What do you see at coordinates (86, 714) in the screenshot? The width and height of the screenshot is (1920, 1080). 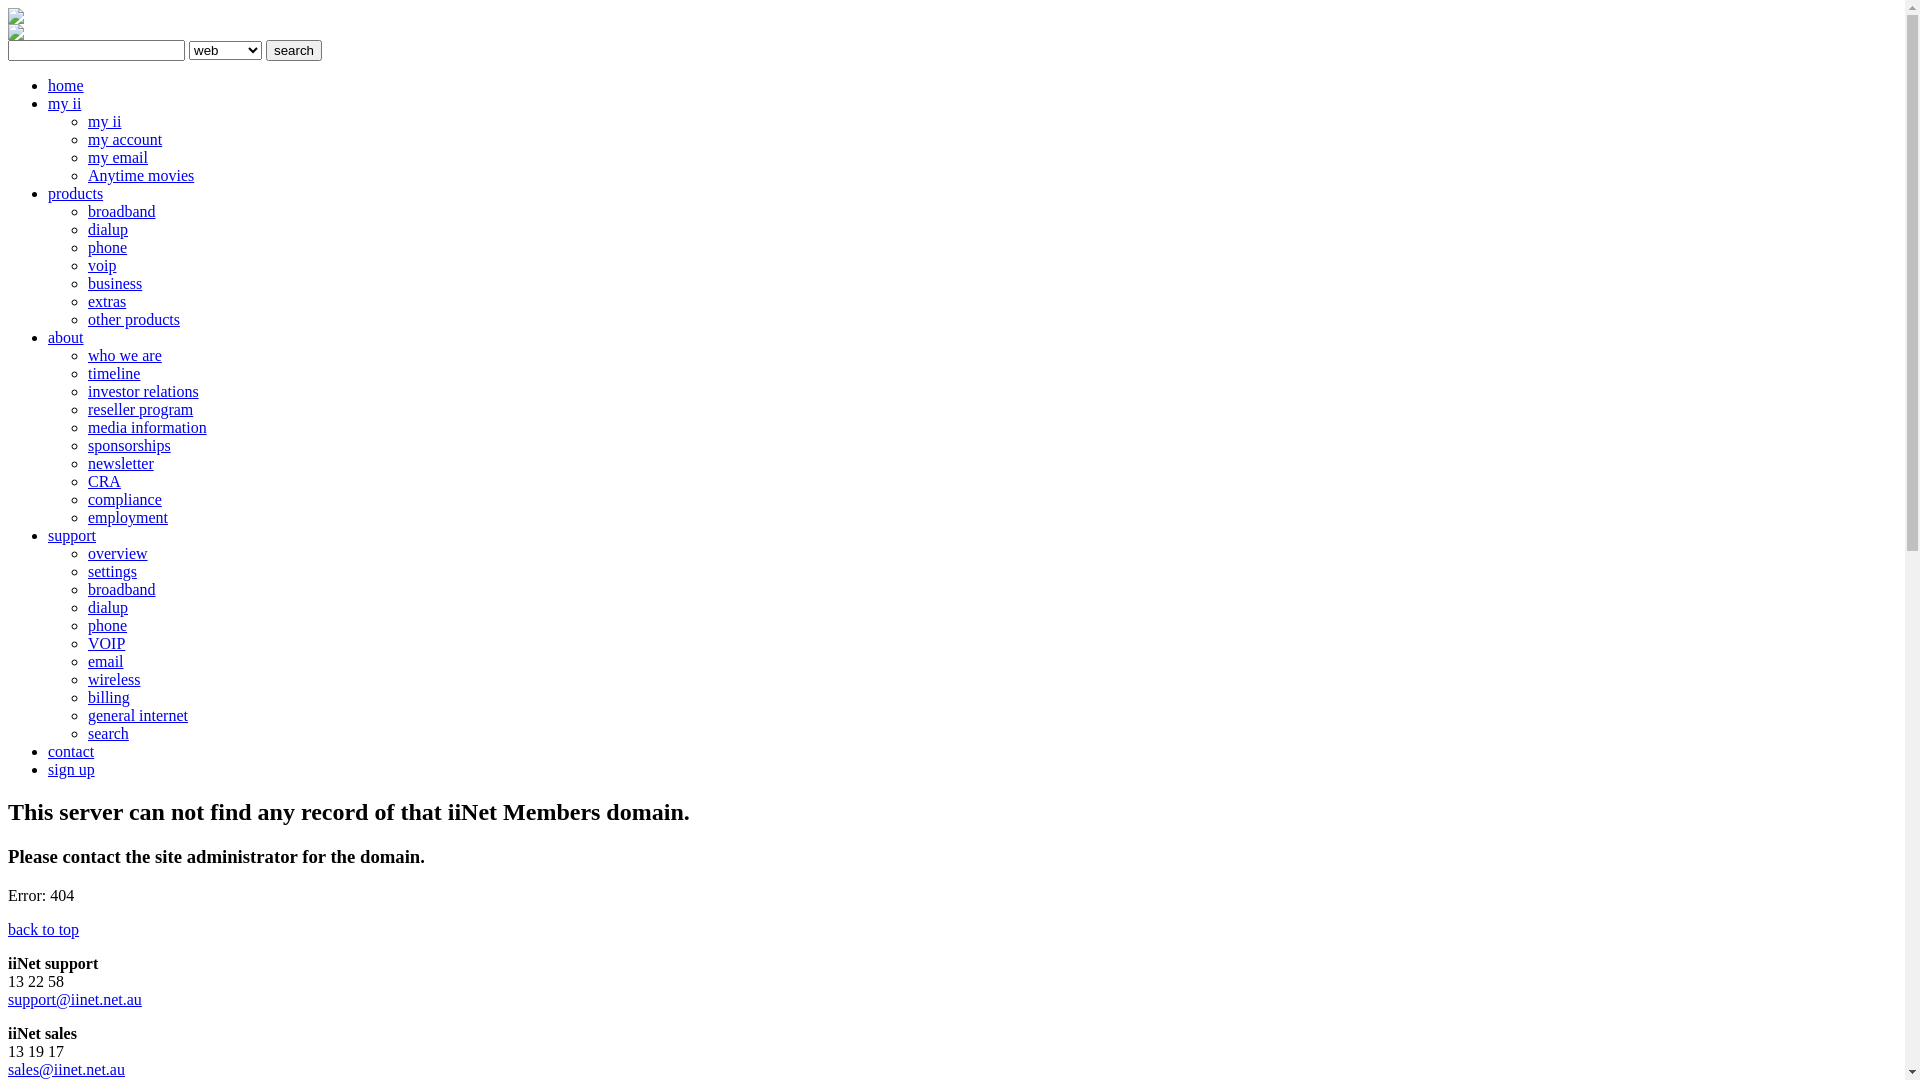 I see `'general internet'` at bounding box center [86, 714].